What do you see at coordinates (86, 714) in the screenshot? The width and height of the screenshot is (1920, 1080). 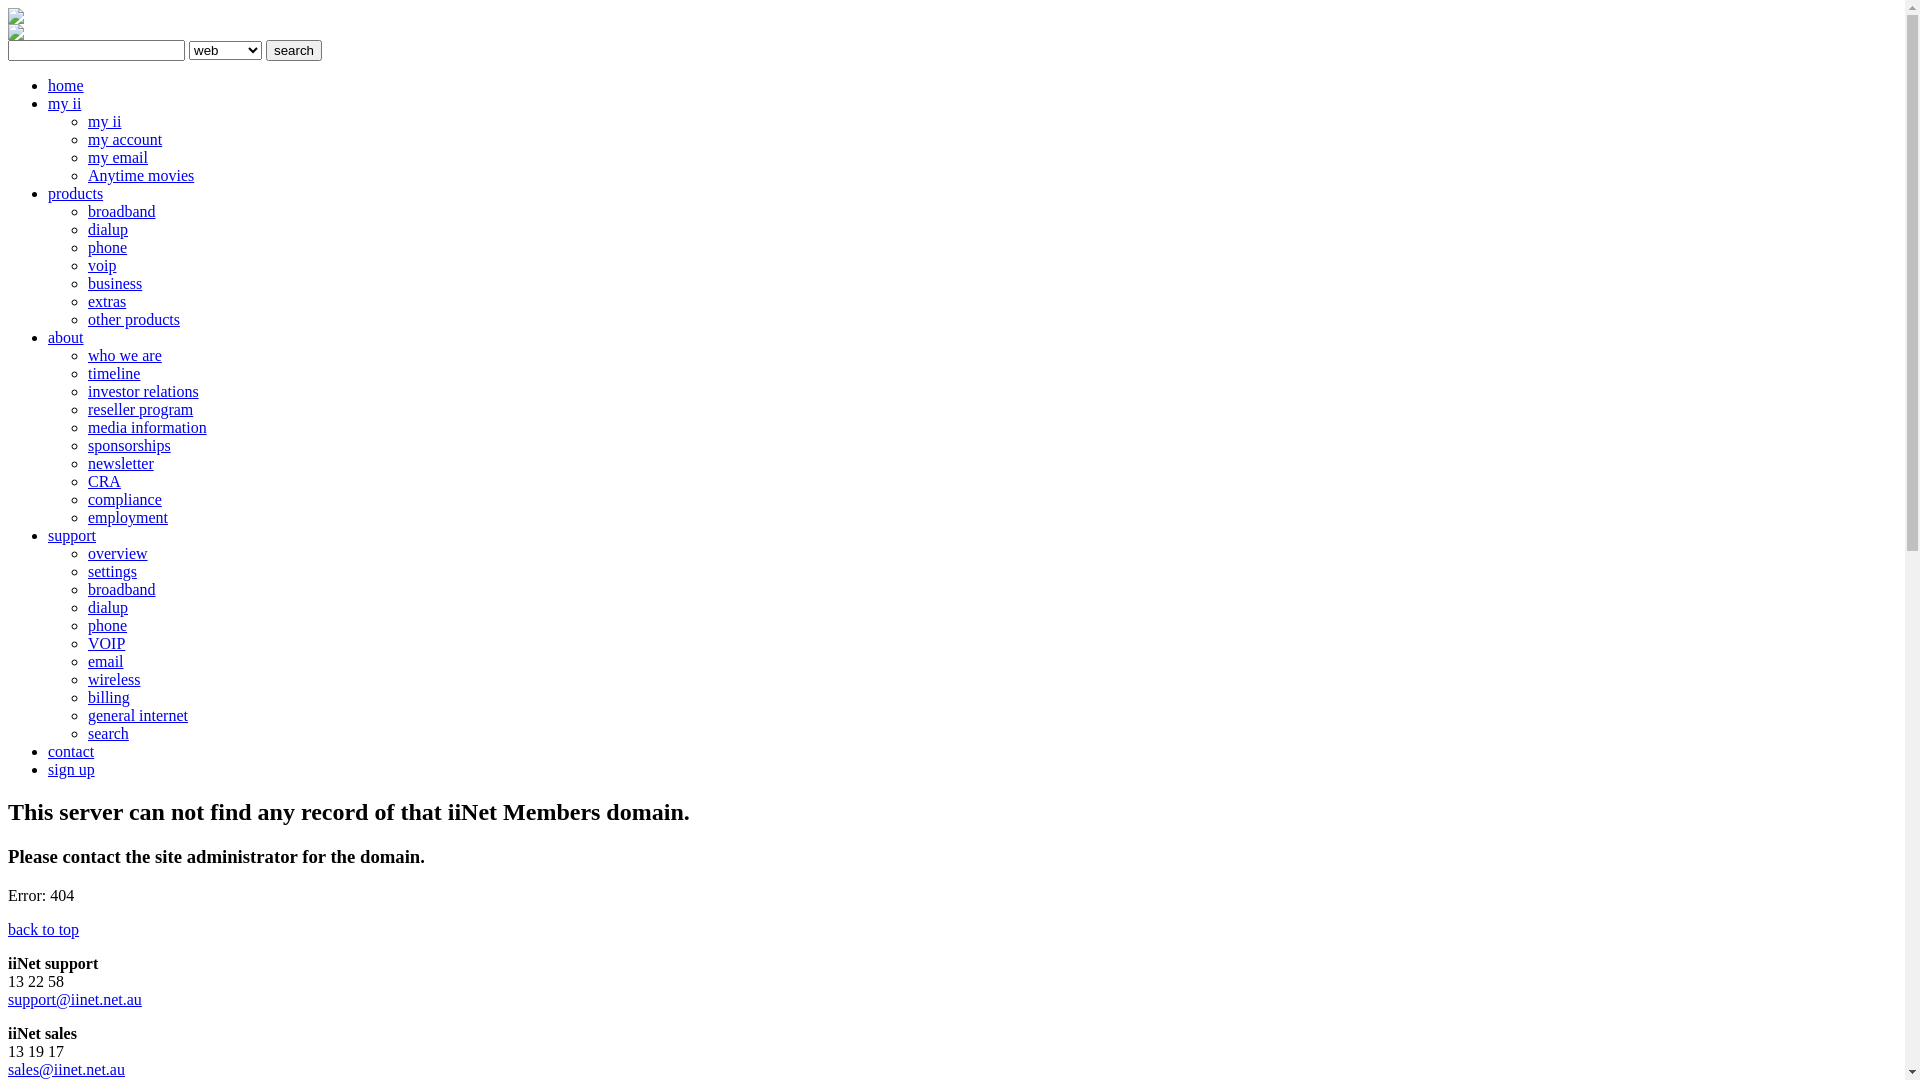 I see `'general internet'` at bounding box center [86, 714].